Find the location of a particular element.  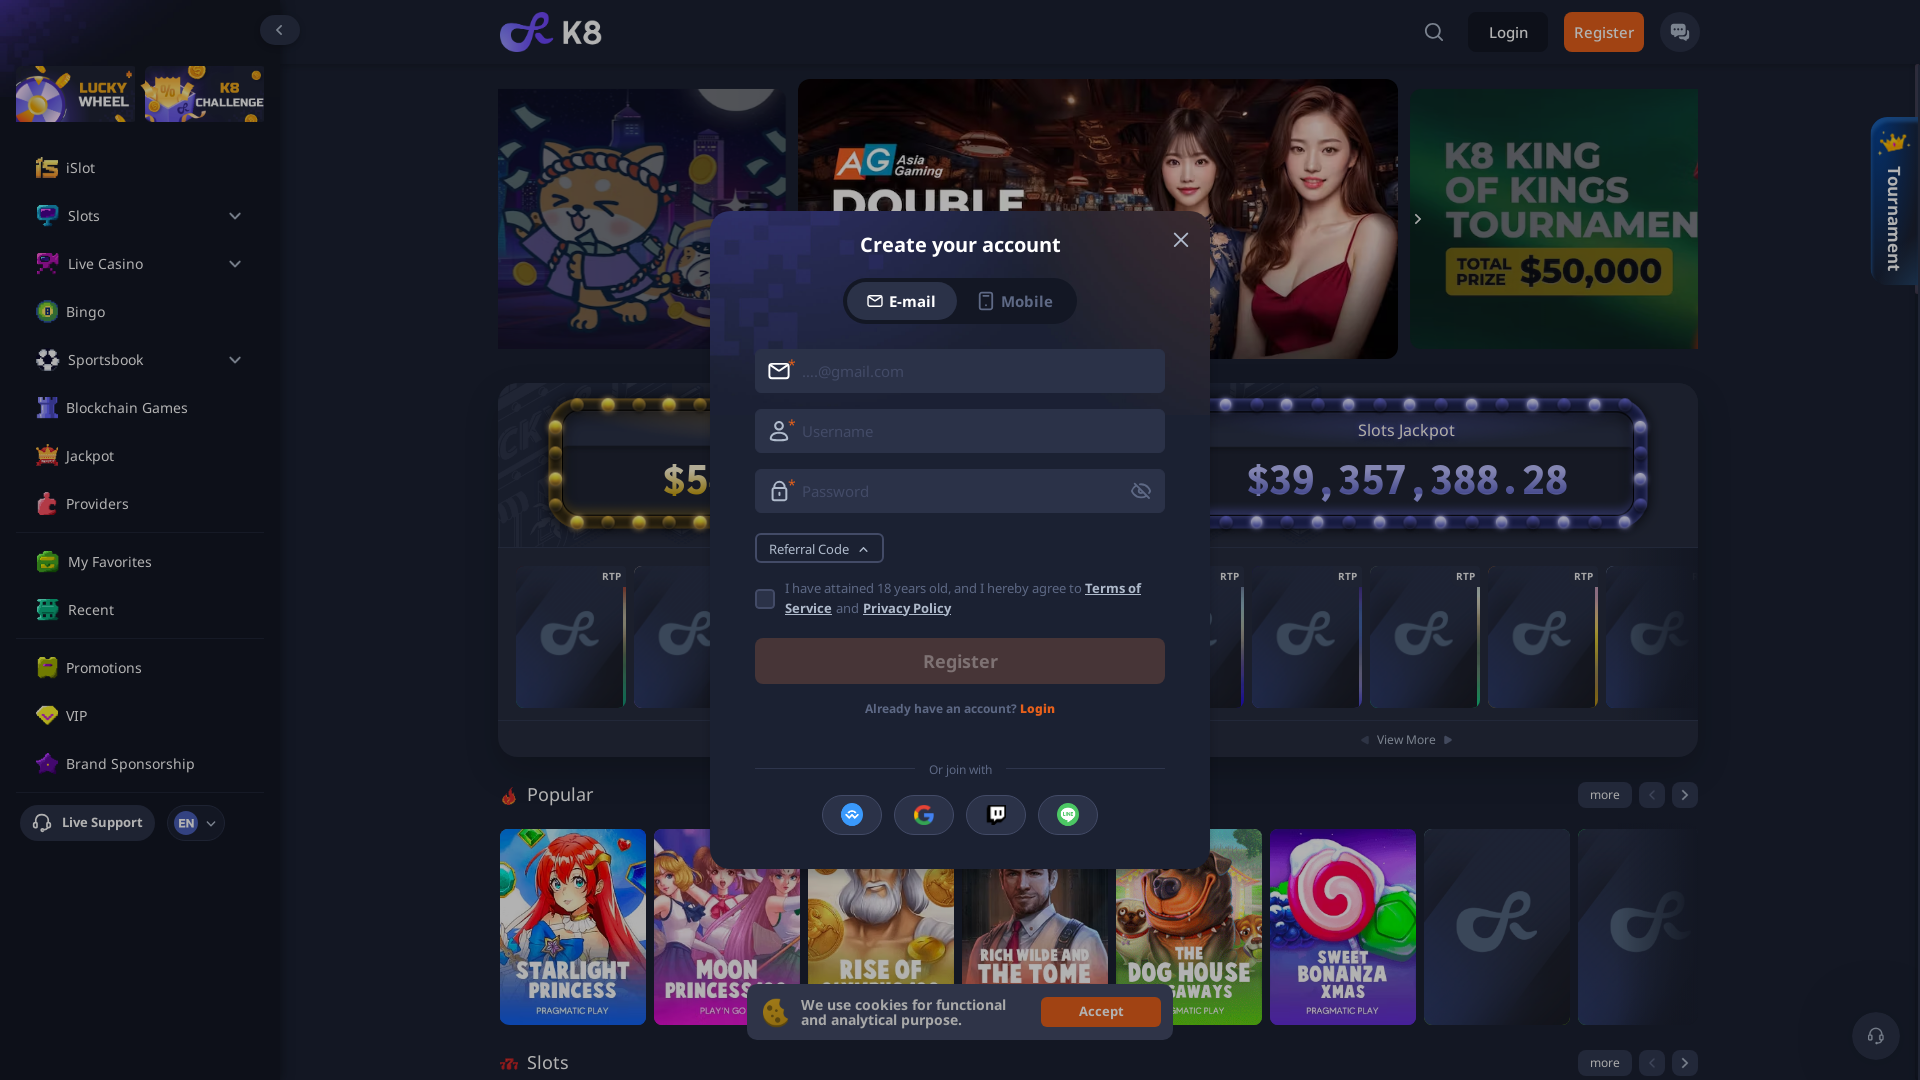

'Login' is located at coordinates (1507, 31).